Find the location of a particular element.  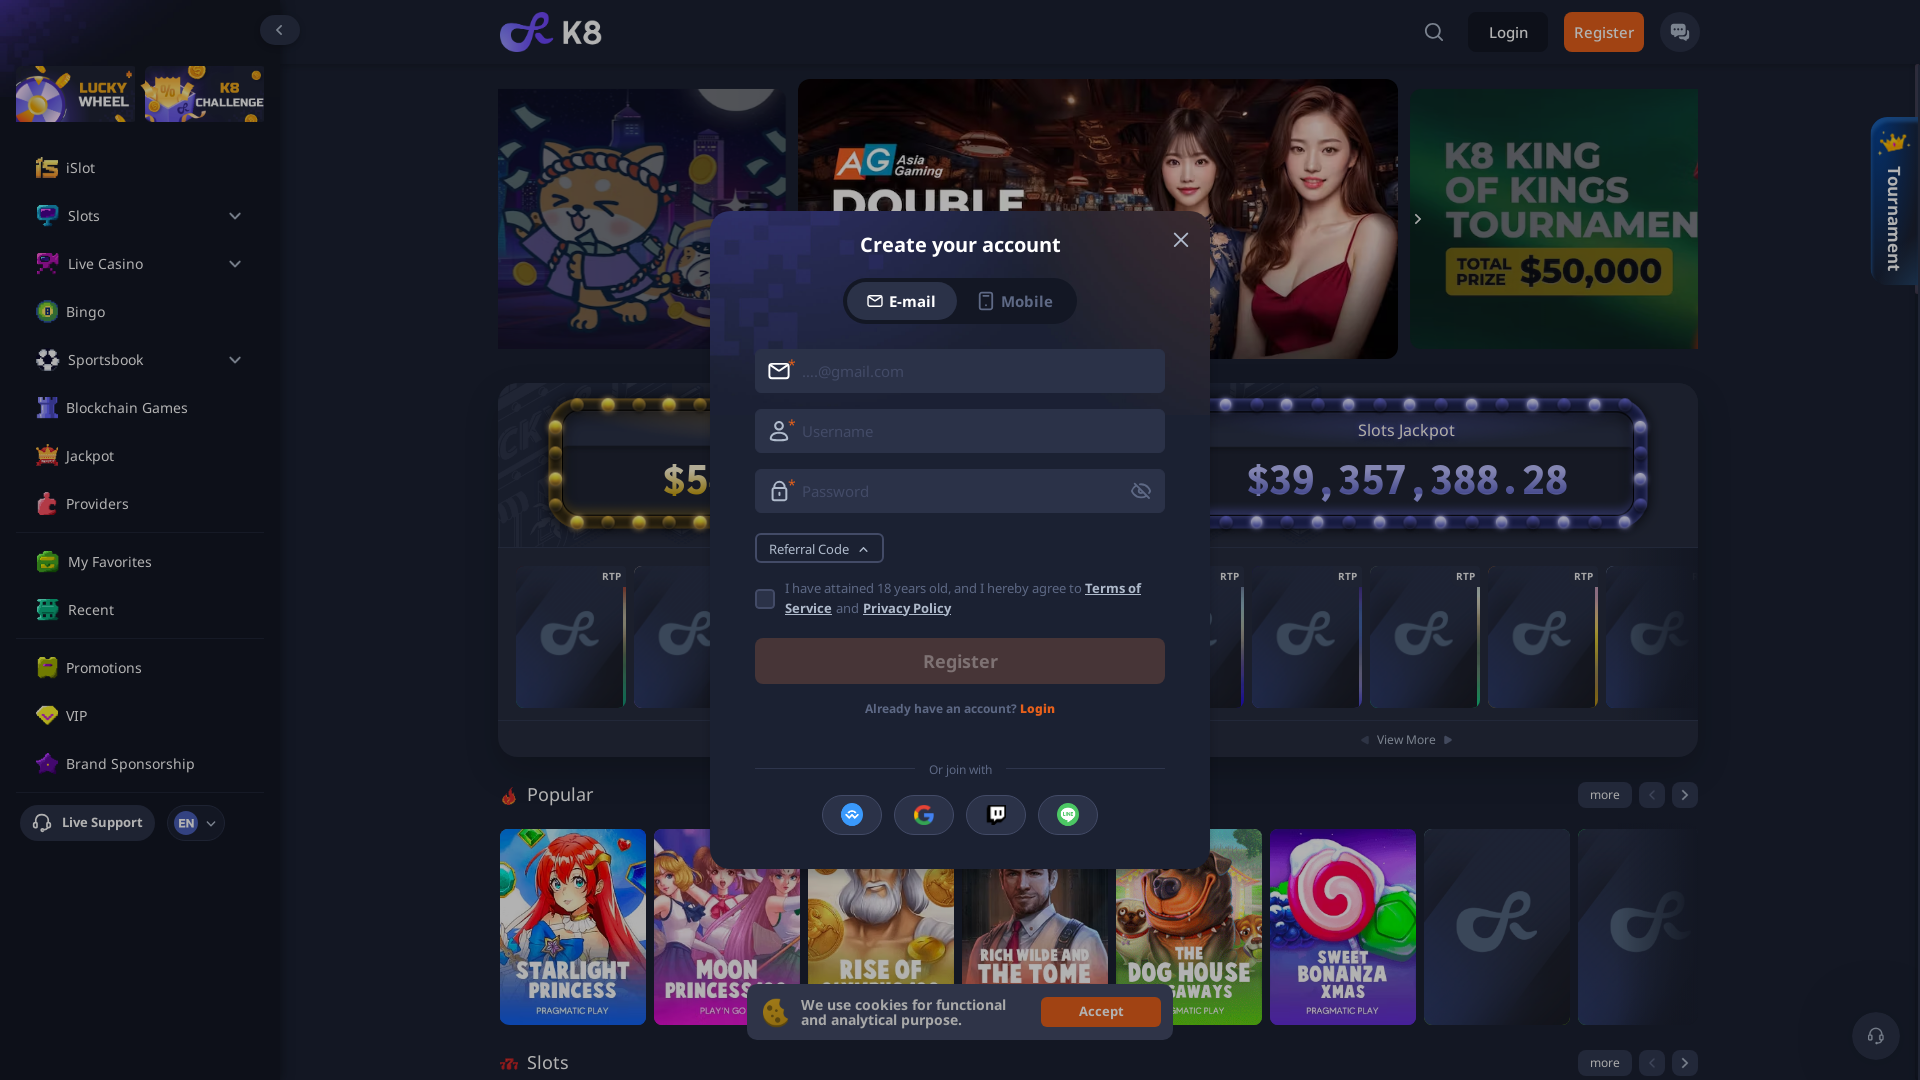

'Login' is located at coordinates (1507, 31).